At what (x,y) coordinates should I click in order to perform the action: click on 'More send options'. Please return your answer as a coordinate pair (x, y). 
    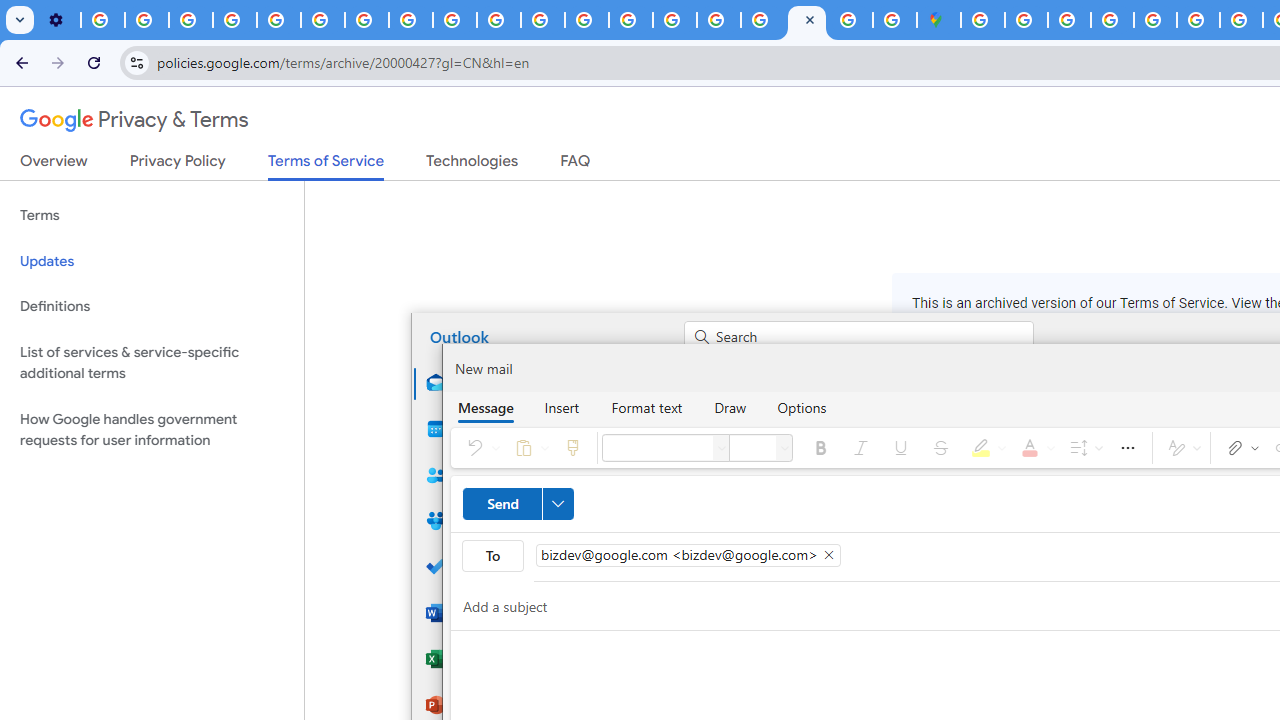
    Looking at the image, I should click on (557, 502).